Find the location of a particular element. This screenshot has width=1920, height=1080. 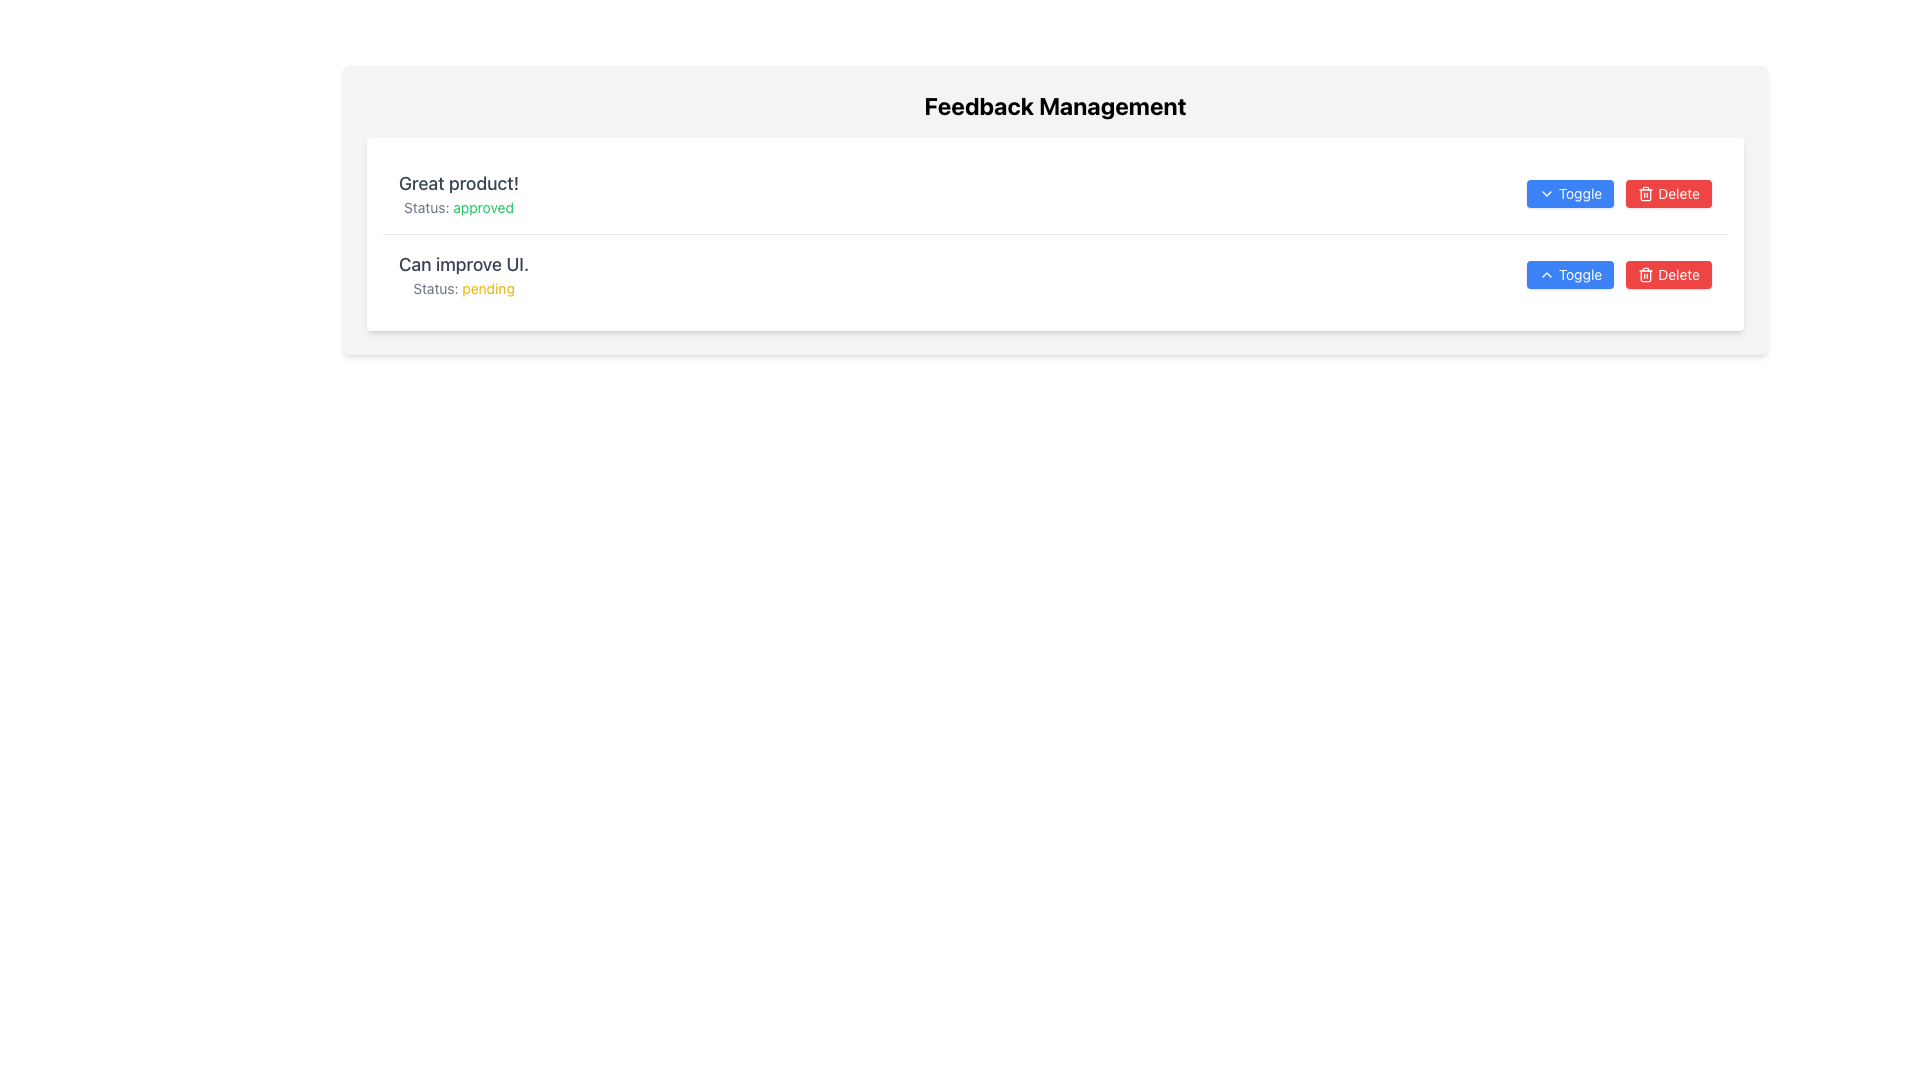

the first interactive button positioned to the left of the 'Delete' button is located at coordinates (1569, 193).